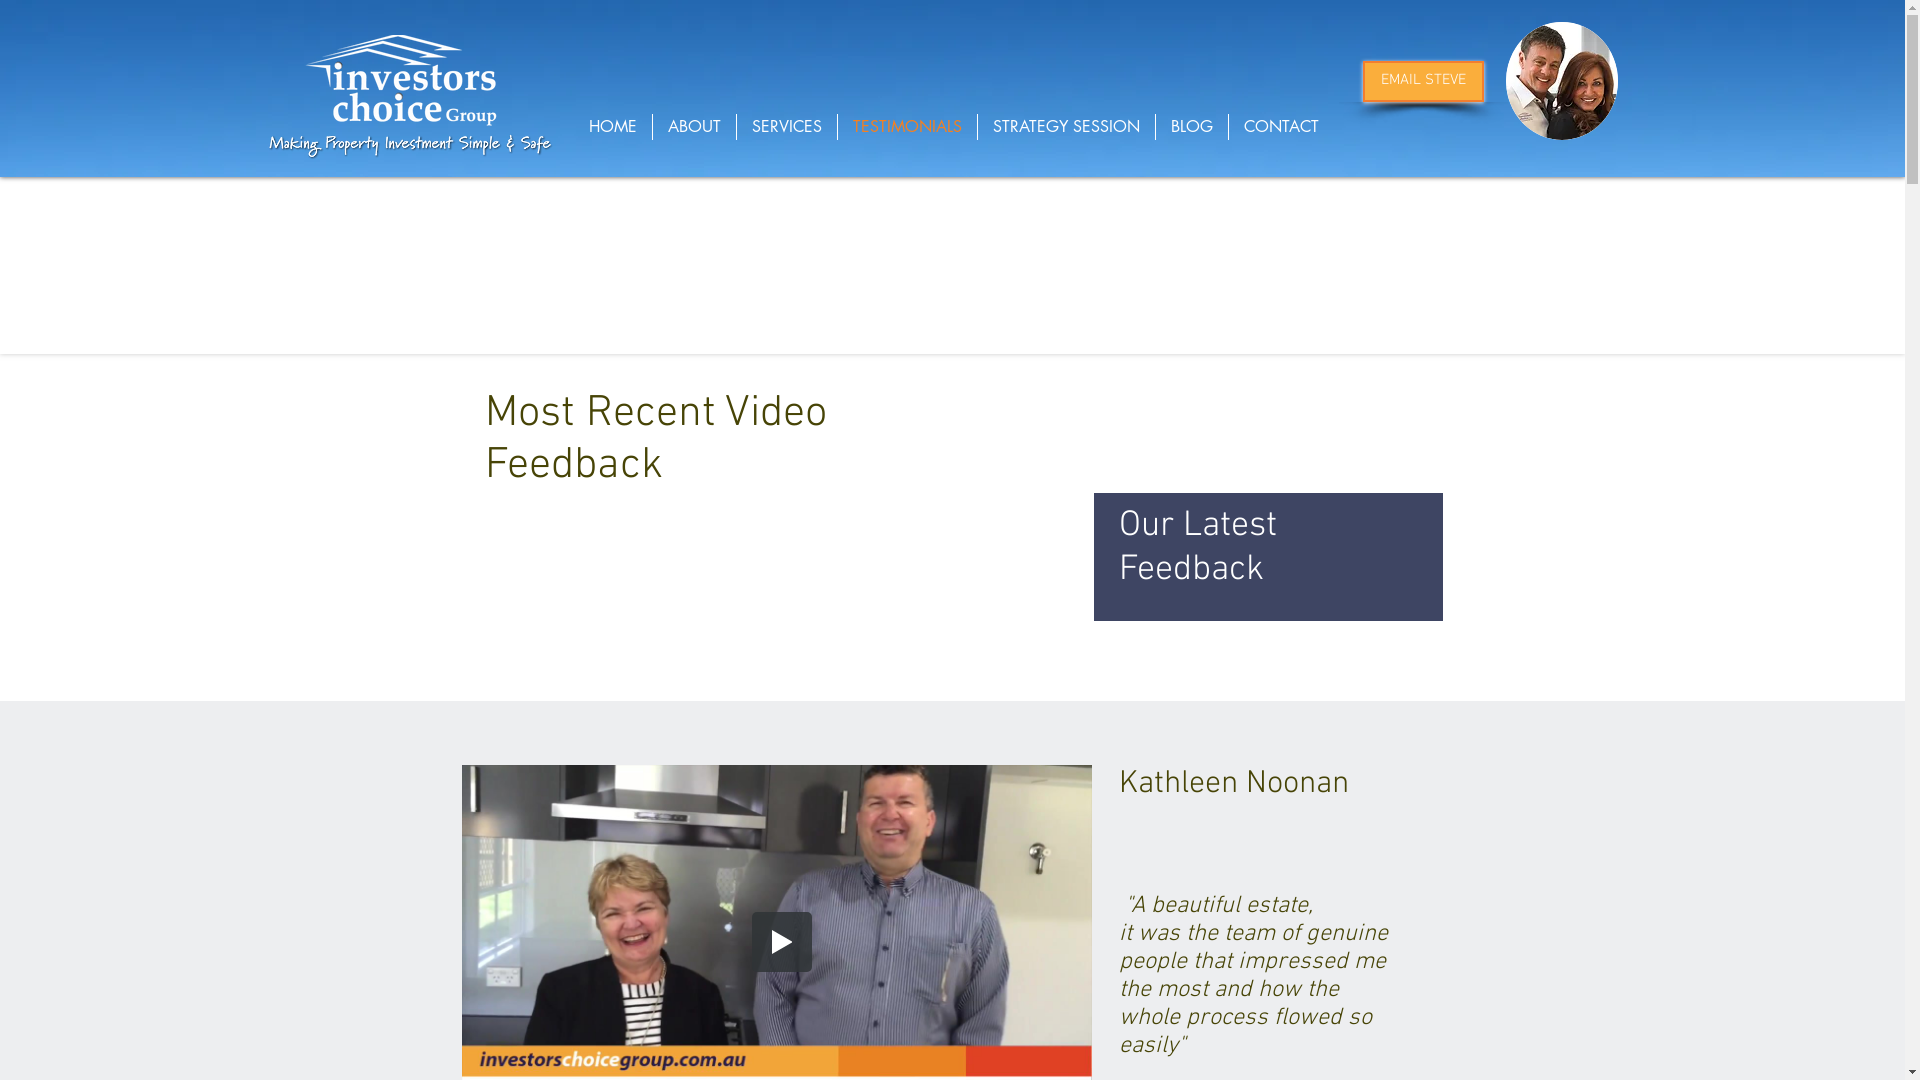 This screenshot has height=1080, width=1920. I want to click on 'ABOUT', so click(652, 127).